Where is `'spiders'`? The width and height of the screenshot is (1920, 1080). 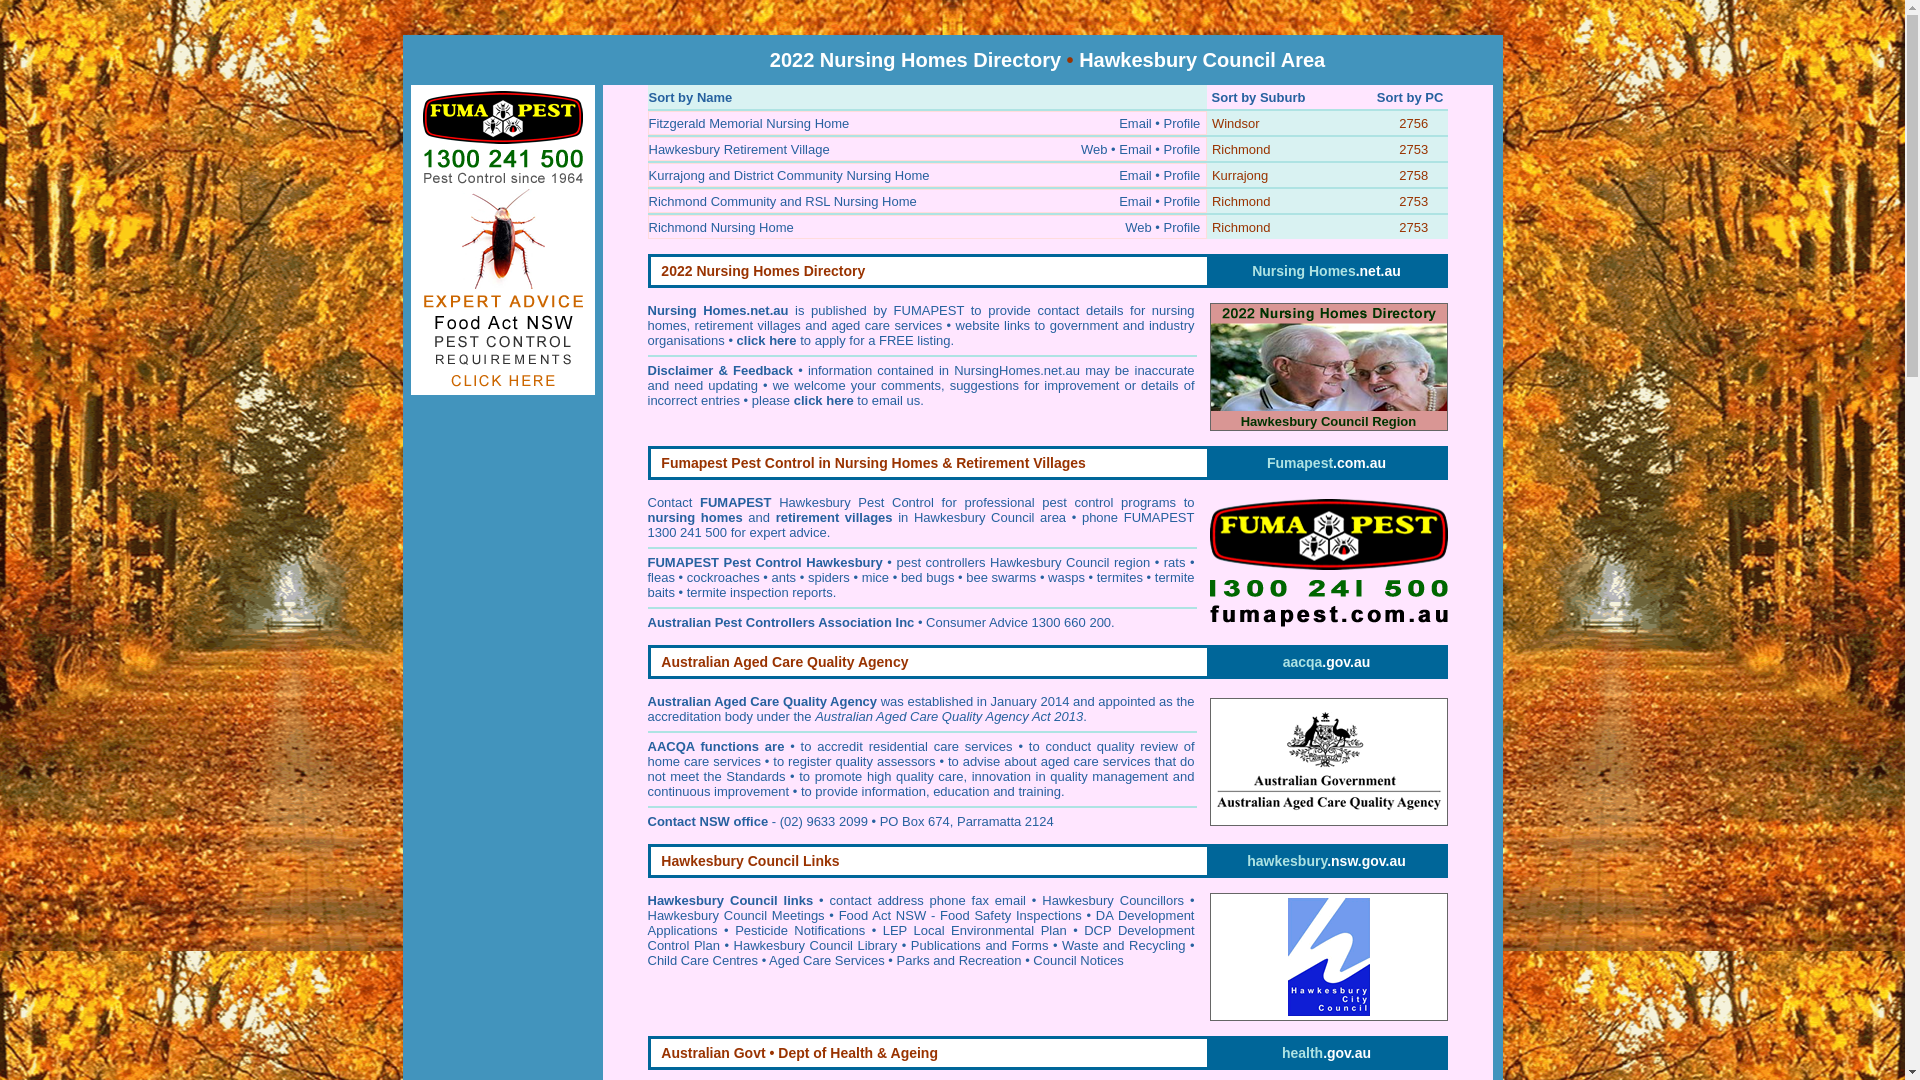
'spiders' is located at coordinates (829, 577).